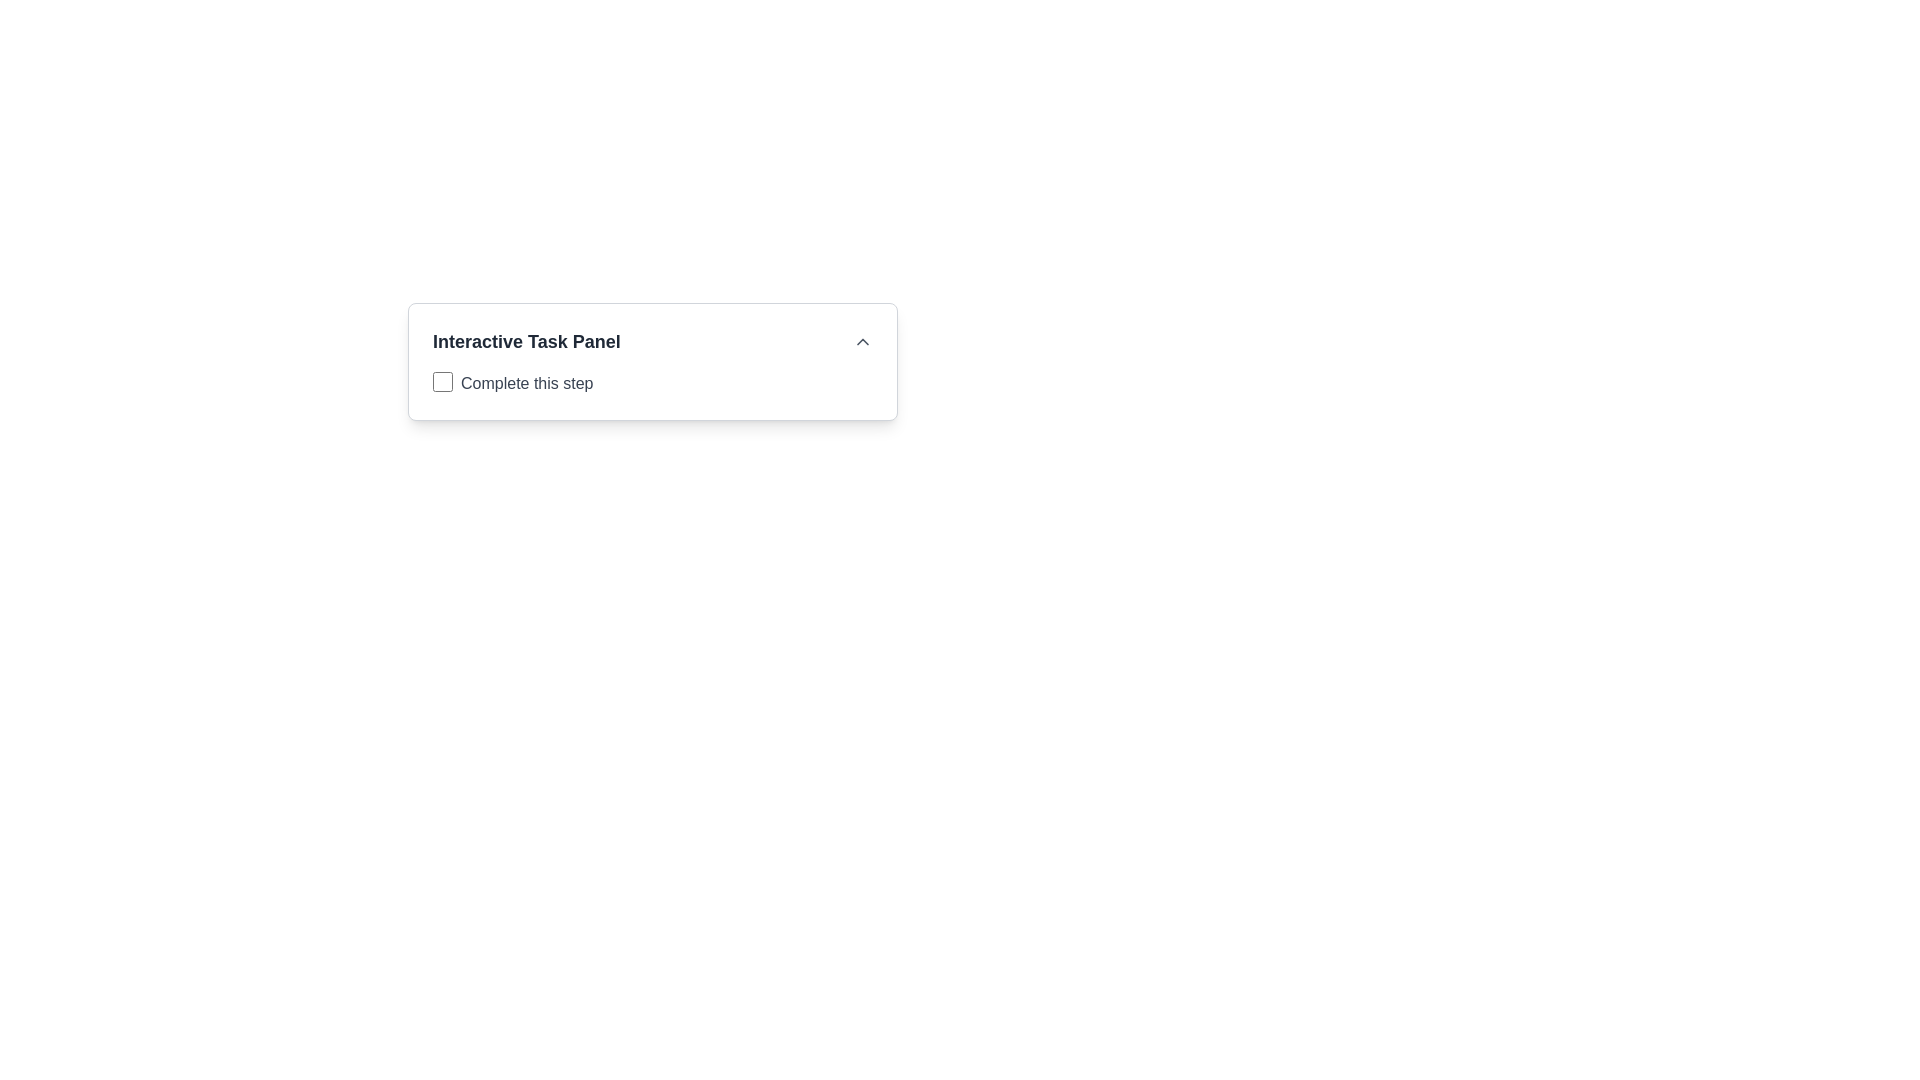  What do you see at coordinates (652, 362) in the screenshot?
I see `the 'Interactive Task Panel' which contains a checkbox and a subtitle 'Complete this step'` at bounding box center [652, 362].